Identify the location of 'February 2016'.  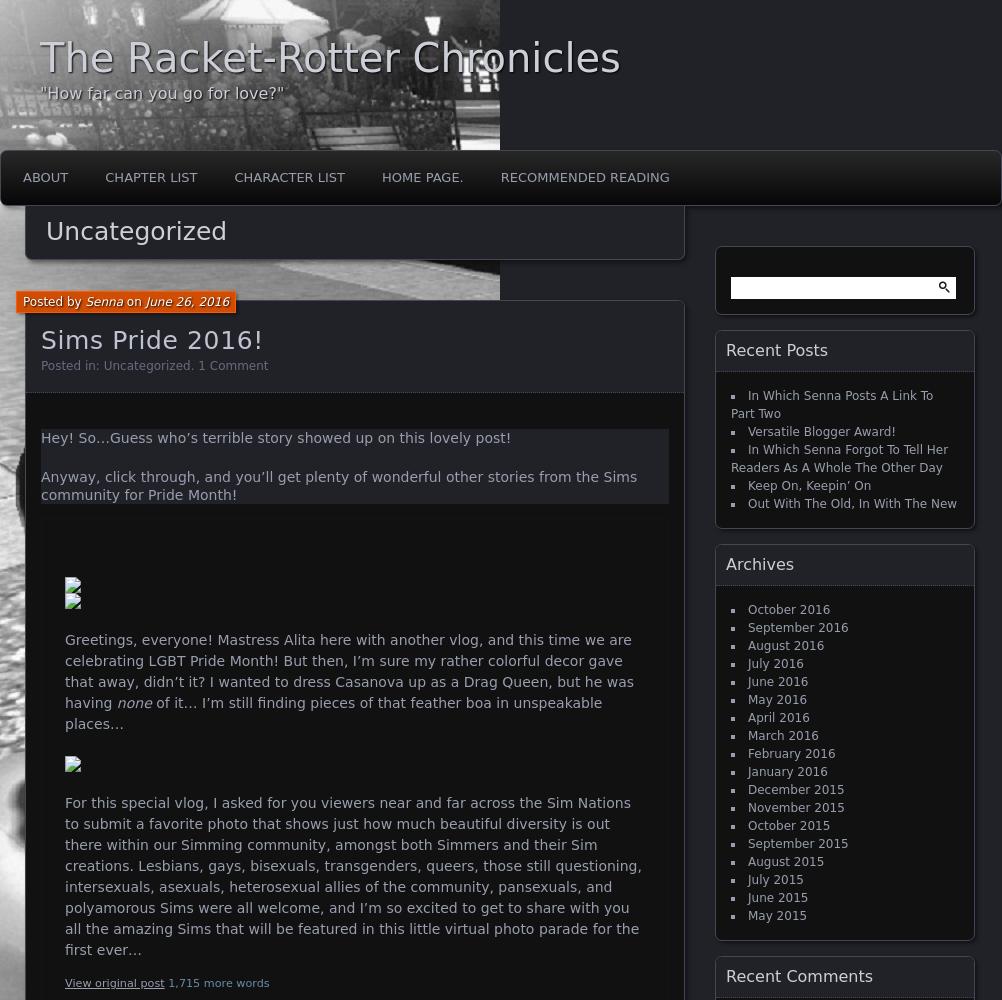
(790, 754).